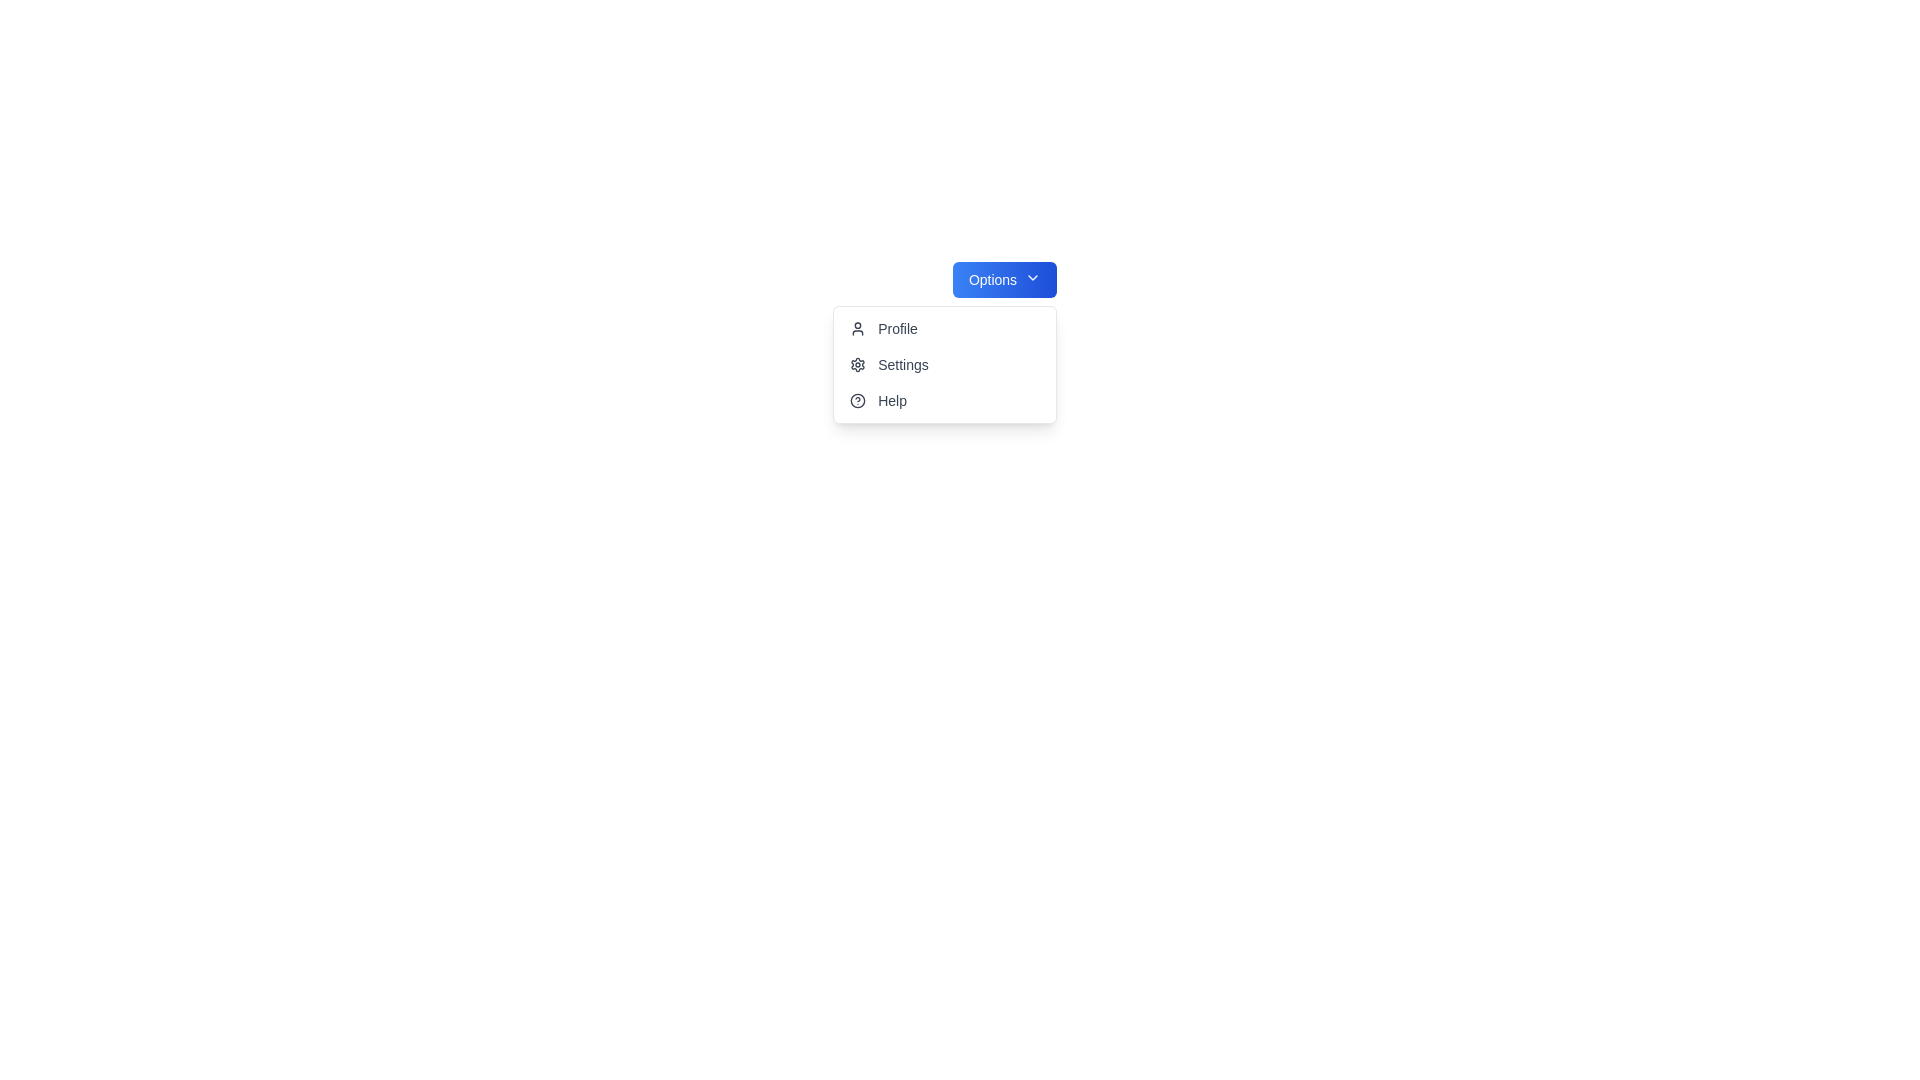 The image size is (1920, 1080). I want to click on the dropdown indicator icon located to the right of the 'Options' button, so click(1033, 277).